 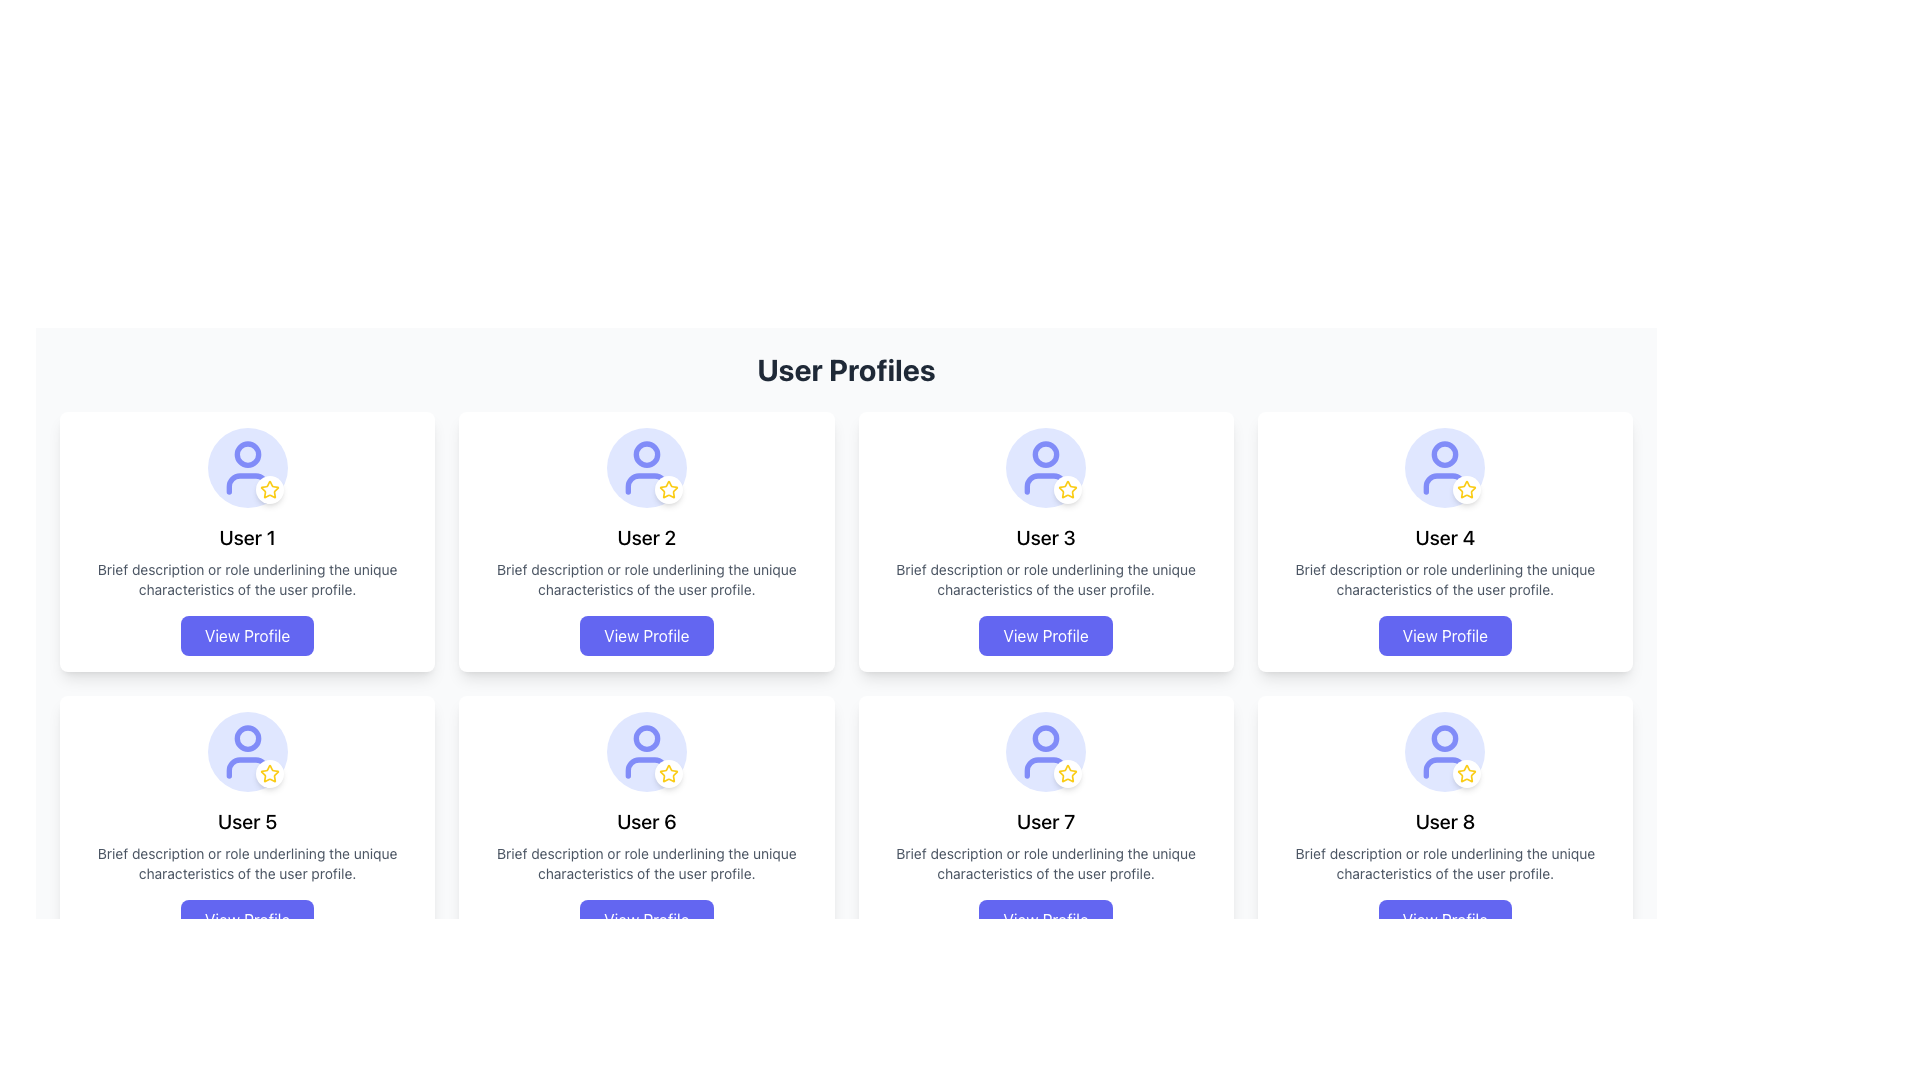 I want to click on the circular avatar with a decorative icon, which has a light indigo background and a user icon in its center, located under the 'User 8' card, so click(x=1445, y=752).